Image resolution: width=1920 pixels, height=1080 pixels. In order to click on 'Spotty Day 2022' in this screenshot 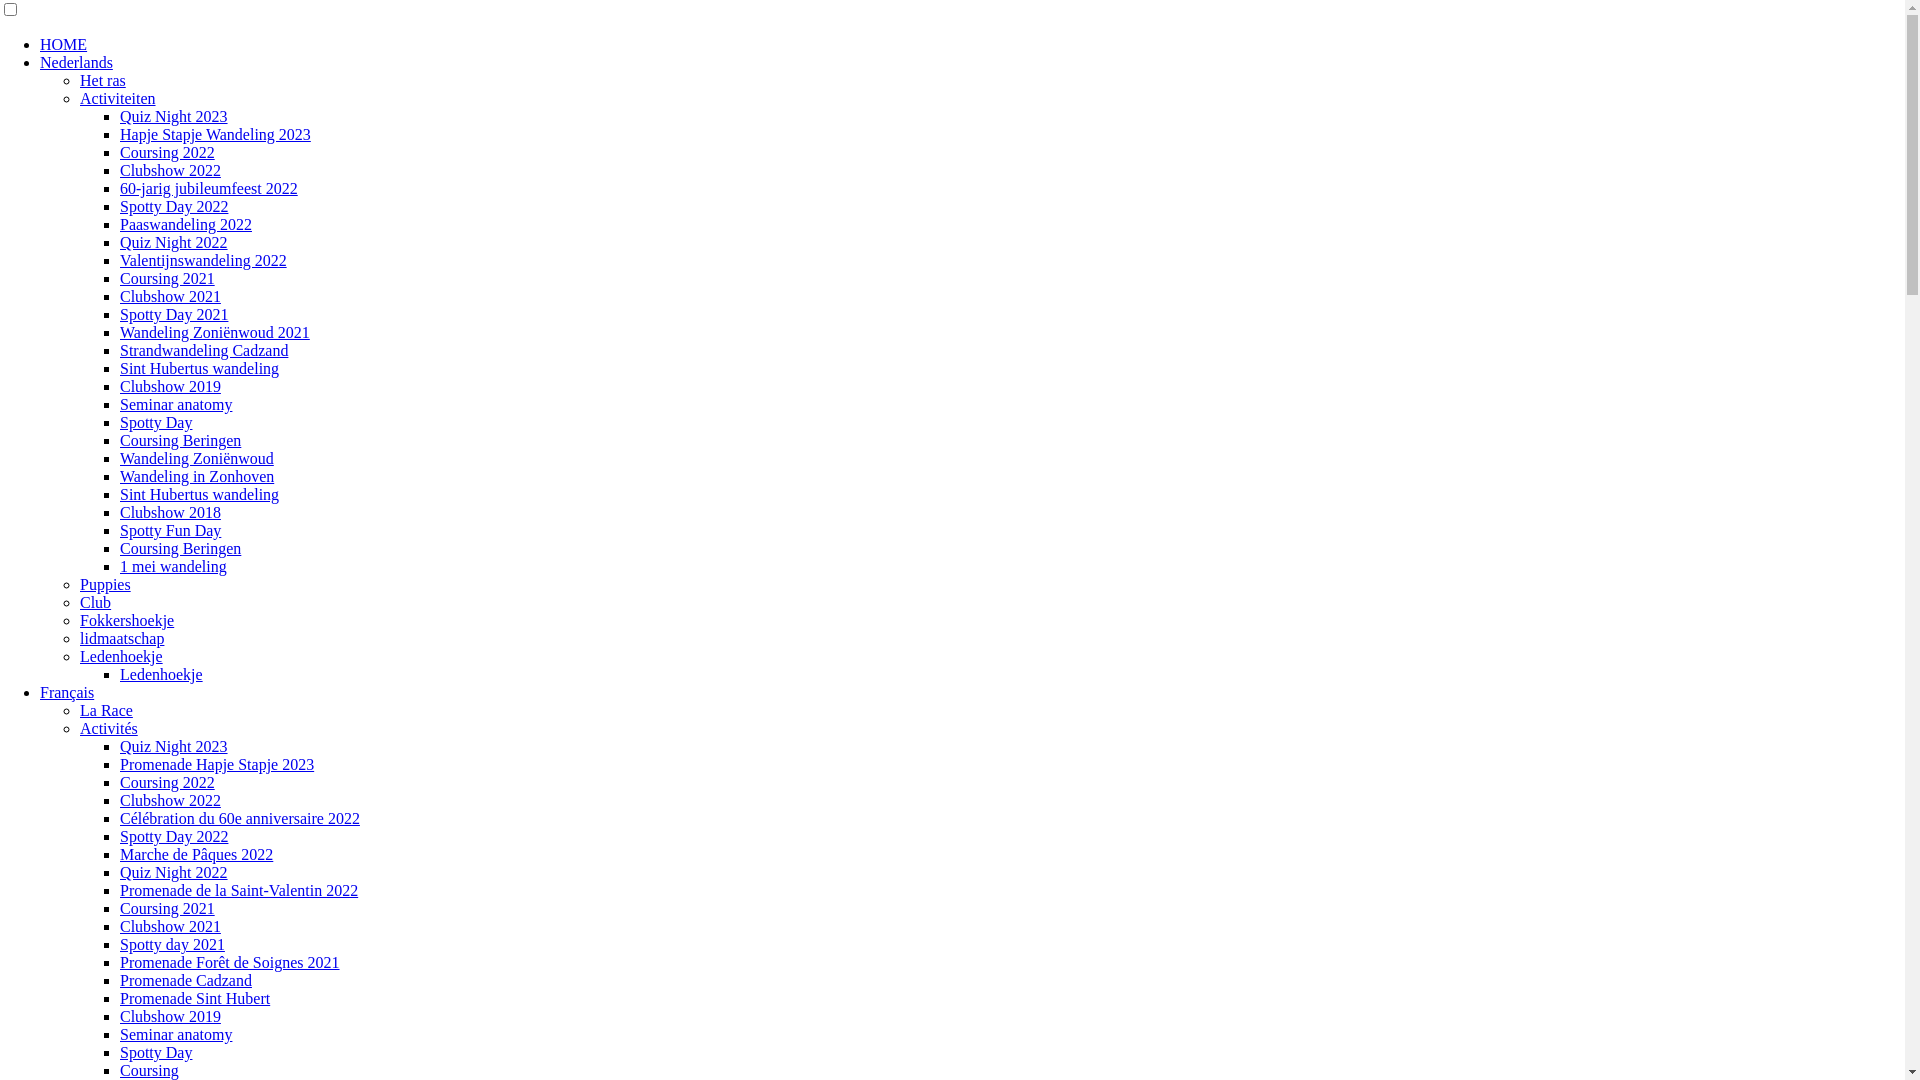, I will do `click(173, 206)`.